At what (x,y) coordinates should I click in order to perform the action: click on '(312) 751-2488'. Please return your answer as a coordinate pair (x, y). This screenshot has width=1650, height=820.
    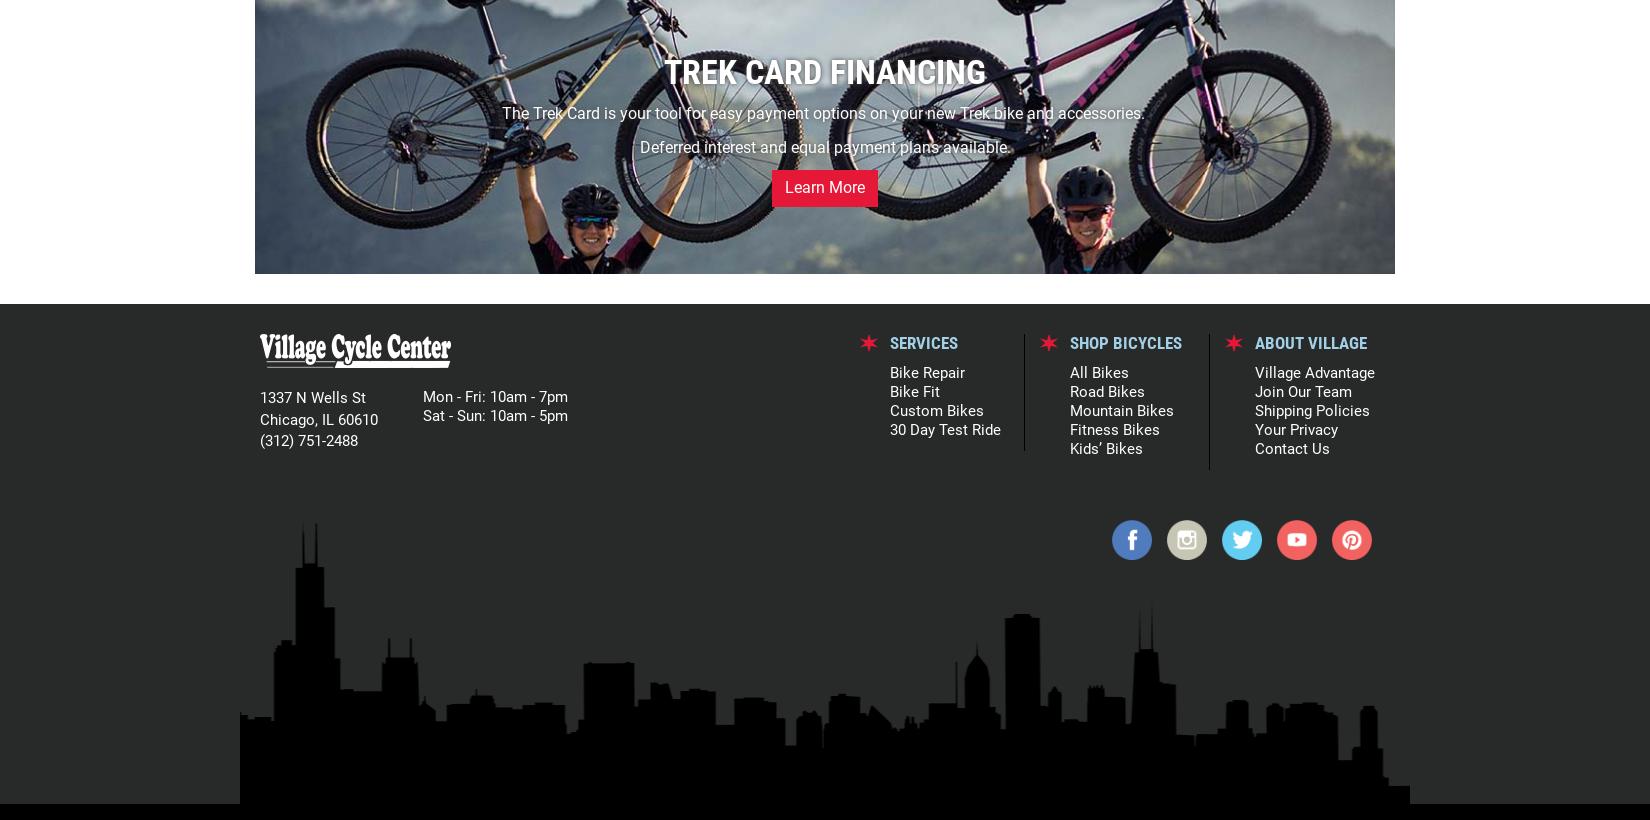
    Looking at the image, I should click on (309, 439).